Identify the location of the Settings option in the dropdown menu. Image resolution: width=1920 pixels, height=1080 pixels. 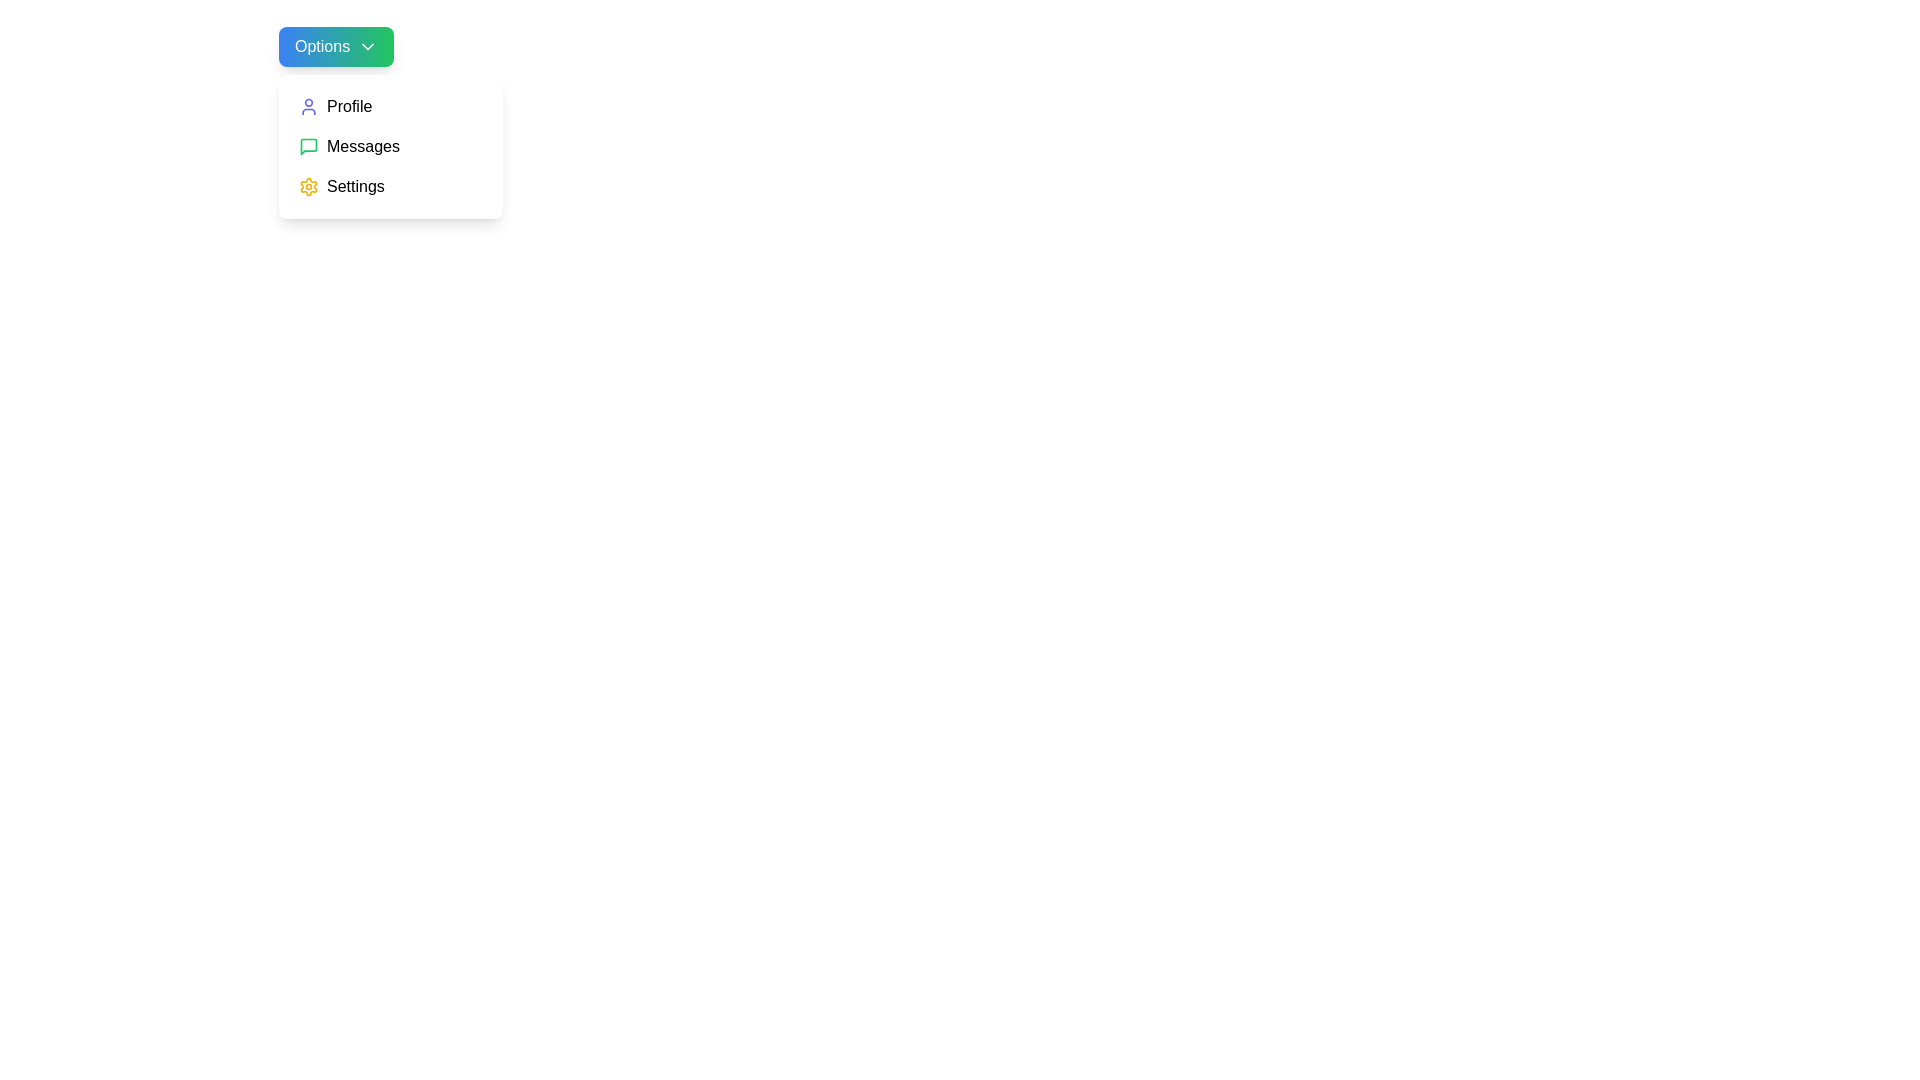
(390, 186).